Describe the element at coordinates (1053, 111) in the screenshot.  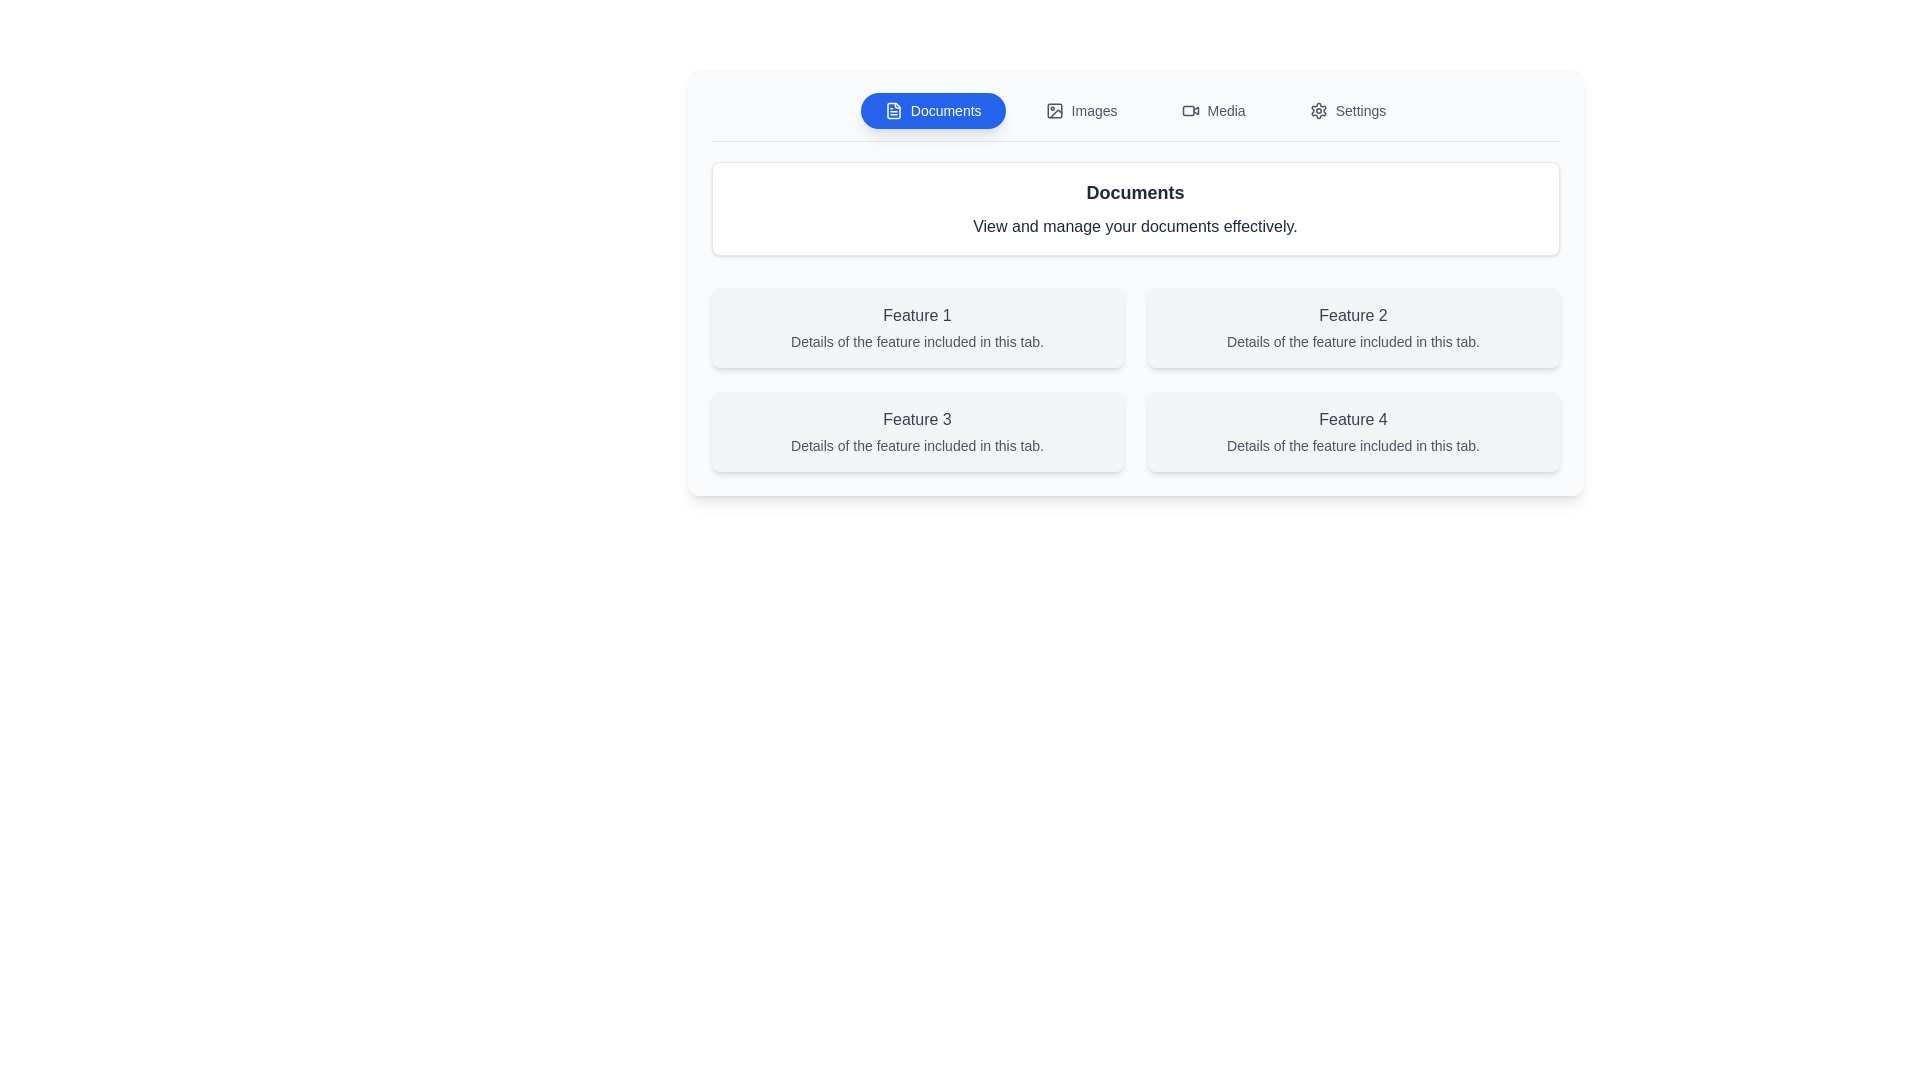
I see `the icon resembling a simplistic image frame with a circular mark inside, located near the left side of the 'Images' tab in the top navigation bar` at that location.